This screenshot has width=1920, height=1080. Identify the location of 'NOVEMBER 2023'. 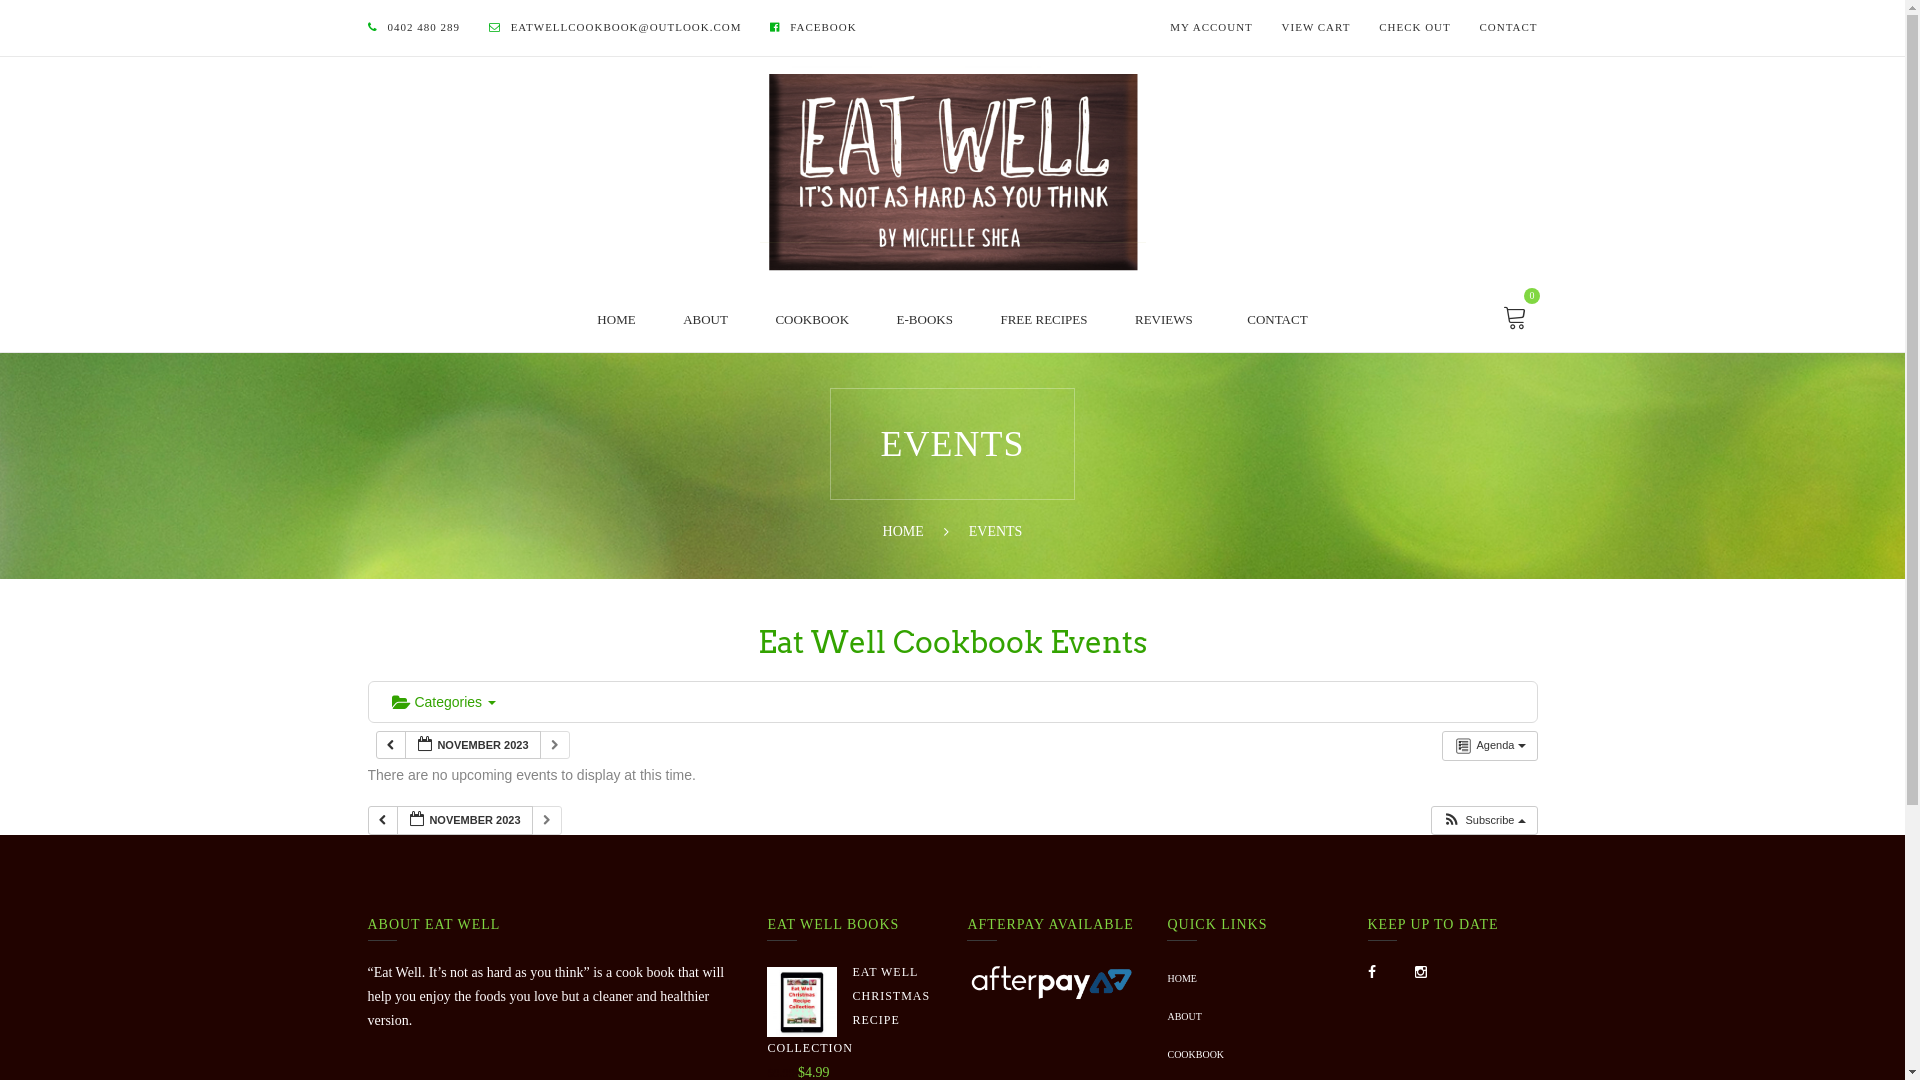
(463, 820).